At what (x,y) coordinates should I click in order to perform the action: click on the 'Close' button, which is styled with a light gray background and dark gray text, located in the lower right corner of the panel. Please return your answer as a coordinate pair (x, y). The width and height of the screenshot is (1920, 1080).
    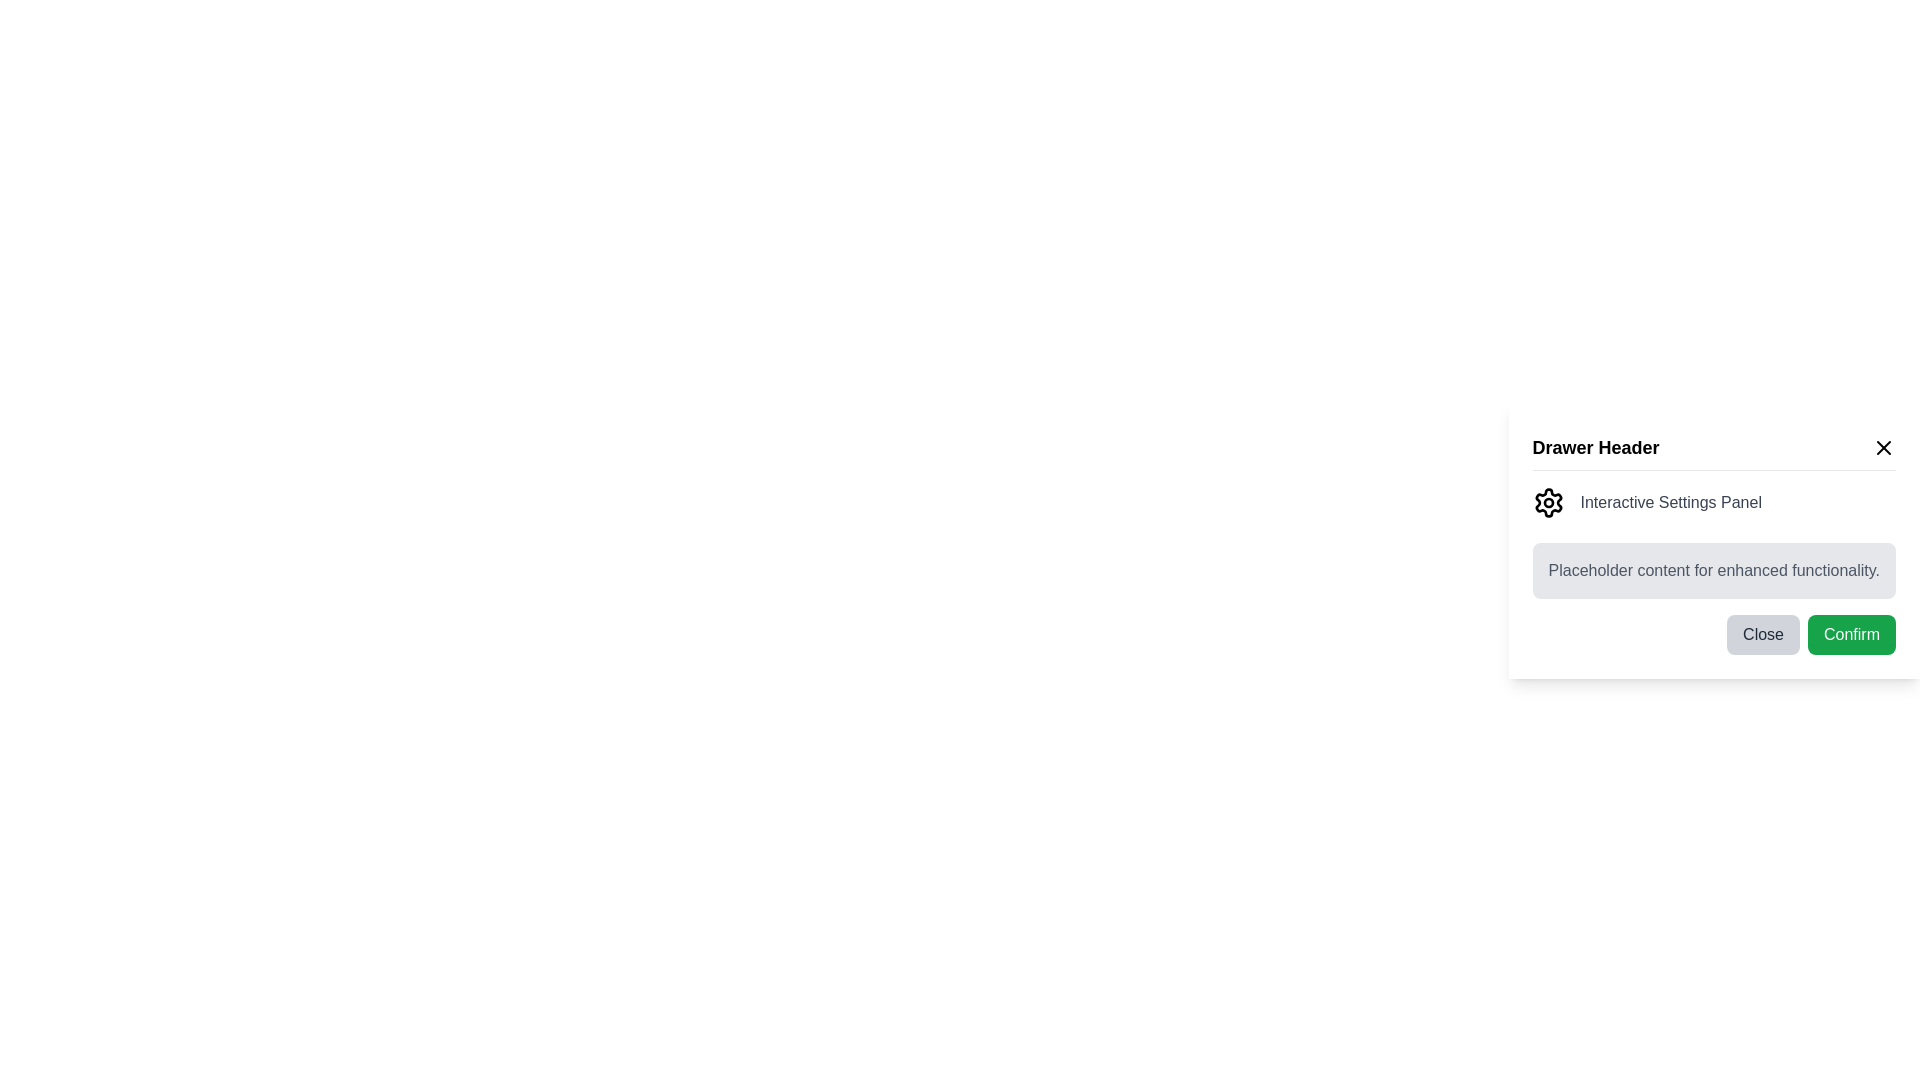
    Looking at the image, I should click on (1763, 634).